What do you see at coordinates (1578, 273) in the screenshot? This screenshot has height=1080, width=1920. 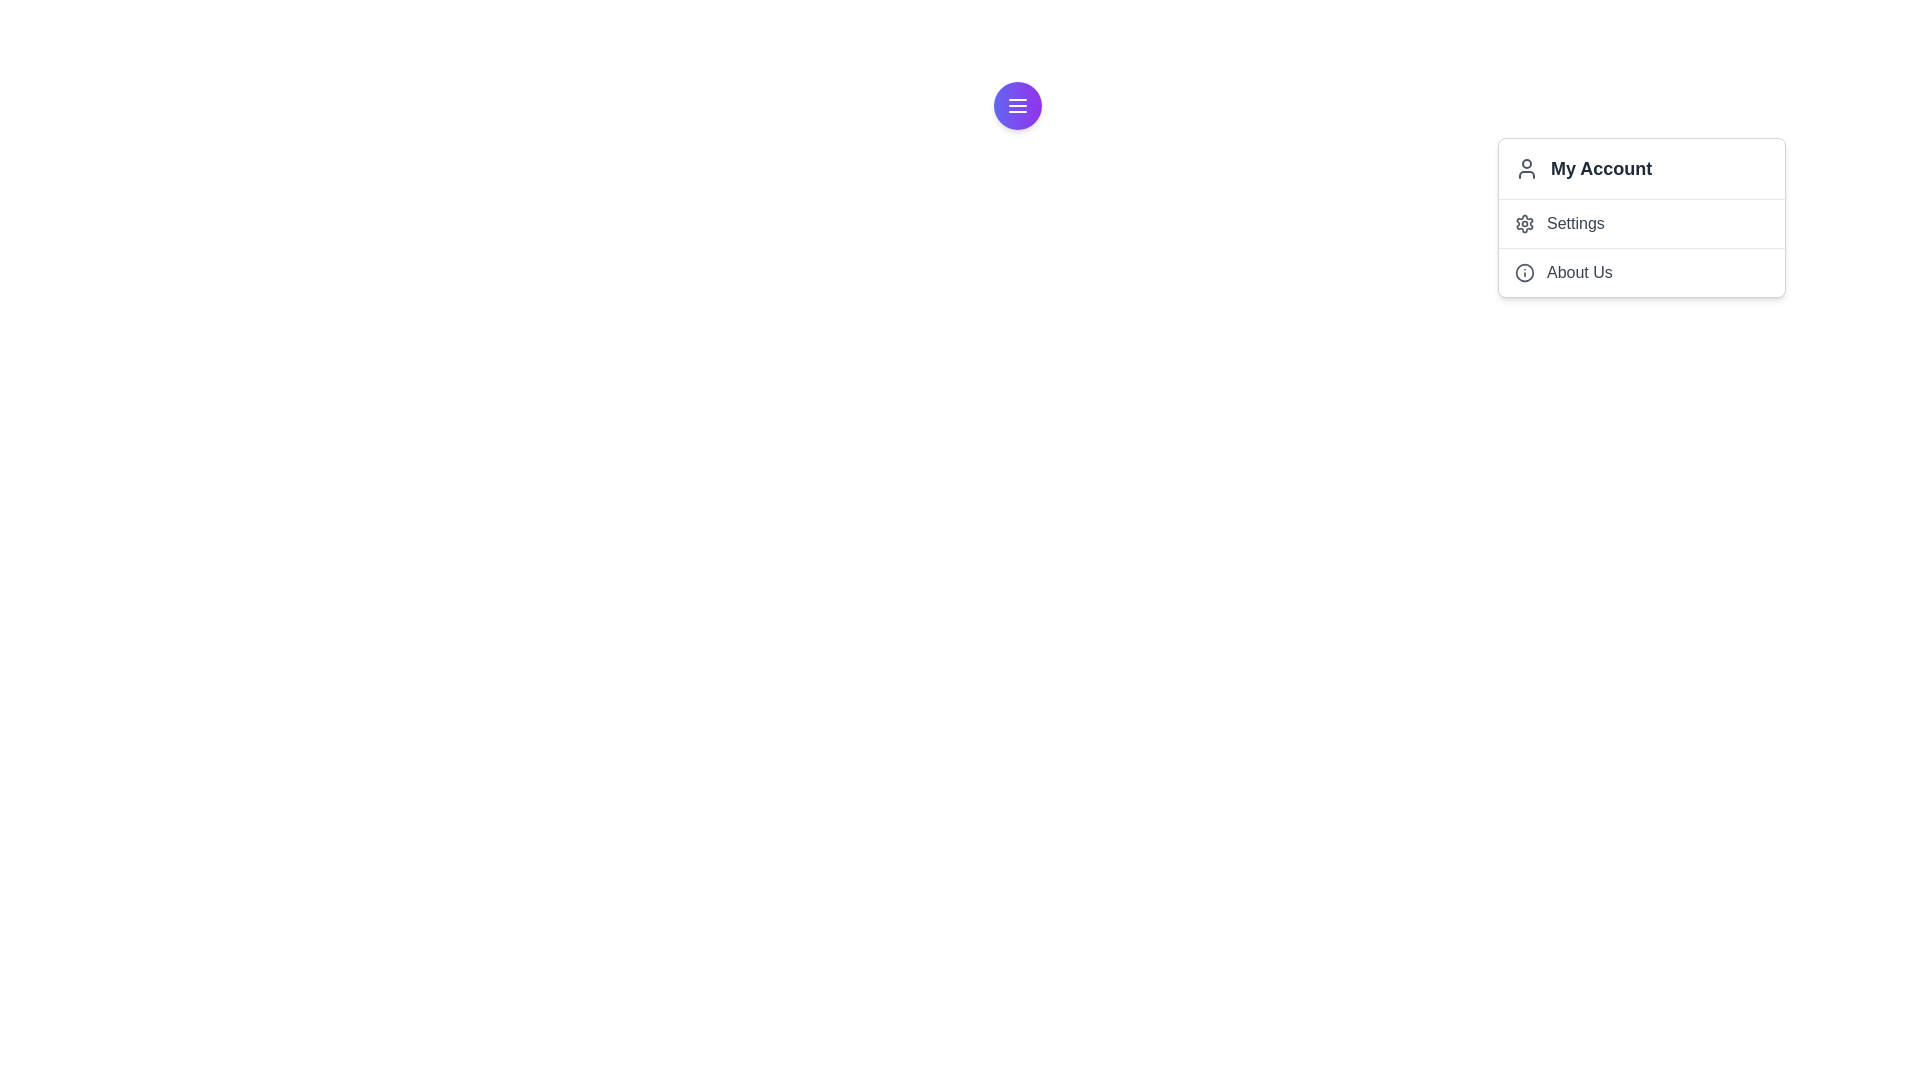 I see `the 'About Us' text label, which is located in the third entry of the vertical menu list under 'My Account' and 'Settings', styled in gray with a serif font` at bounding box center [1578, 273].